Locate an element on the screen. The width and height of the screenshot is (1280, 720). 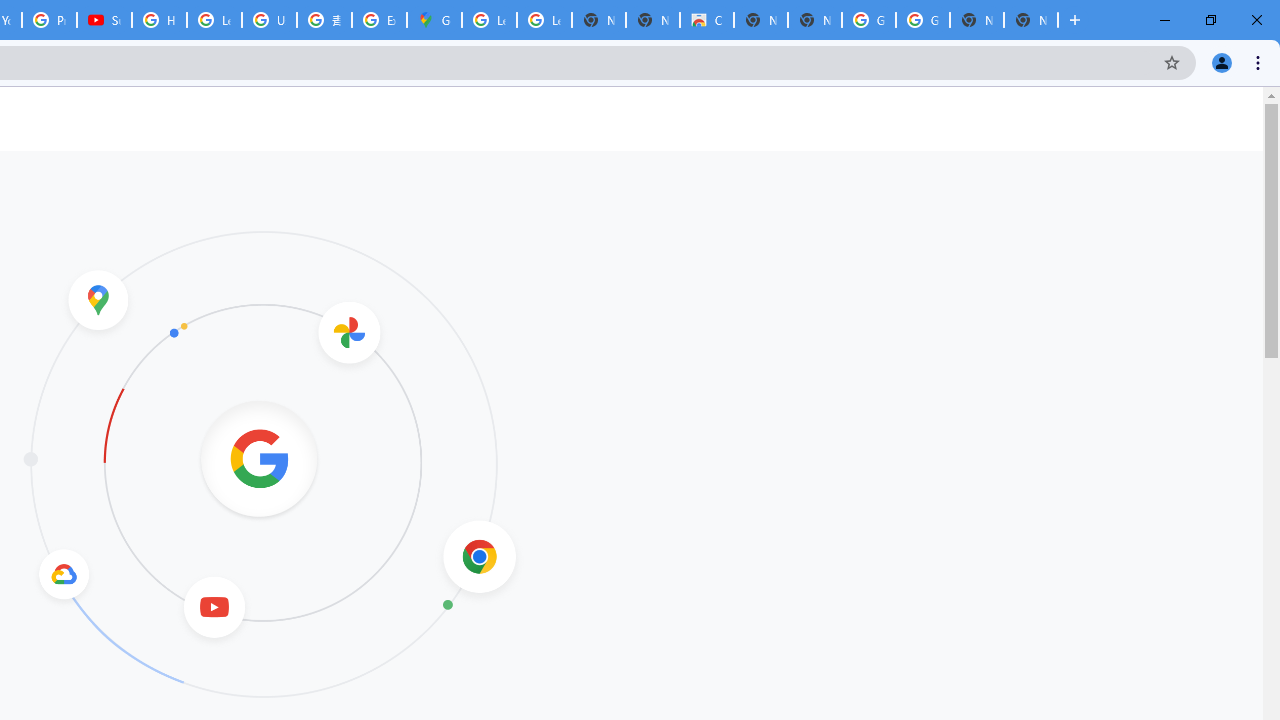
'Chrome Web Store' is located at coordinates (706, 20).